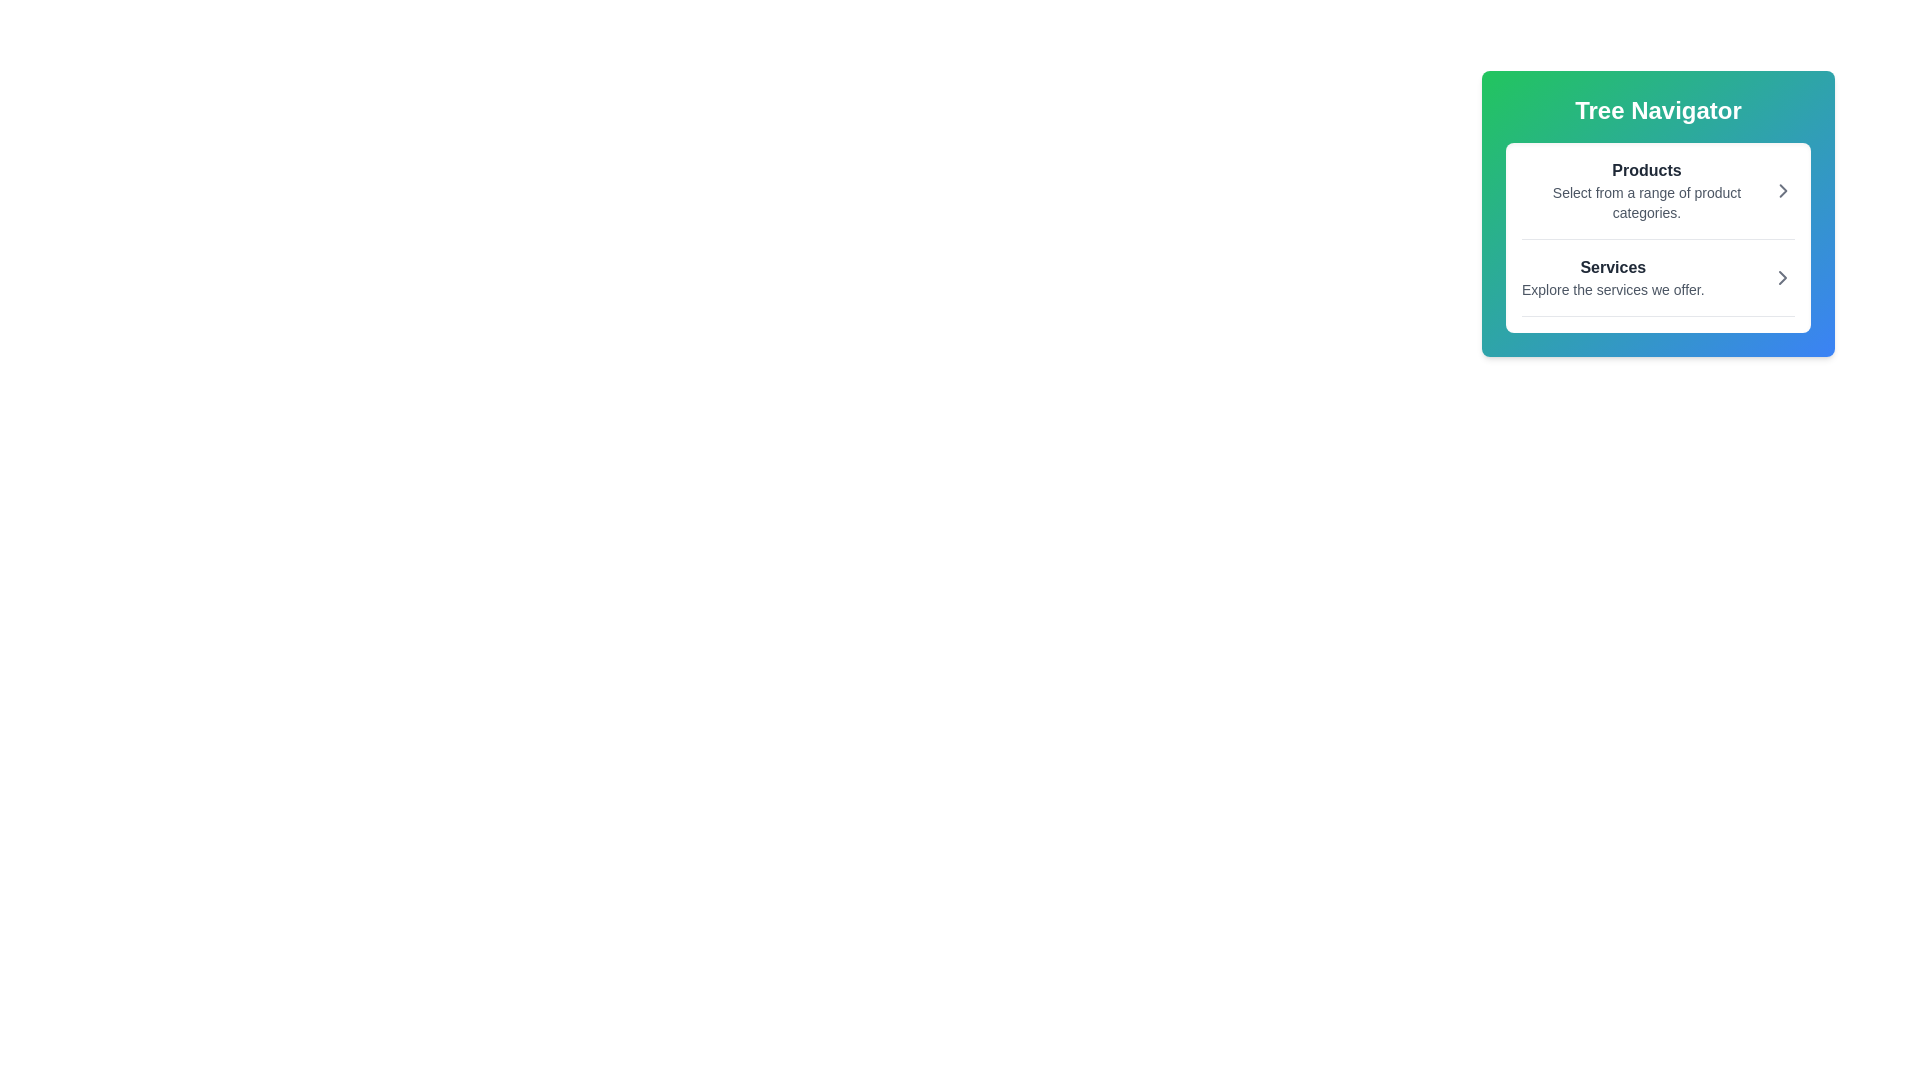 The image size is (1920, 1080). Describe the element at coordinates (1658, 286) in the screenshot. I see `the second item in the navigation menu located within the 'Tree Navigator' card` at that location.